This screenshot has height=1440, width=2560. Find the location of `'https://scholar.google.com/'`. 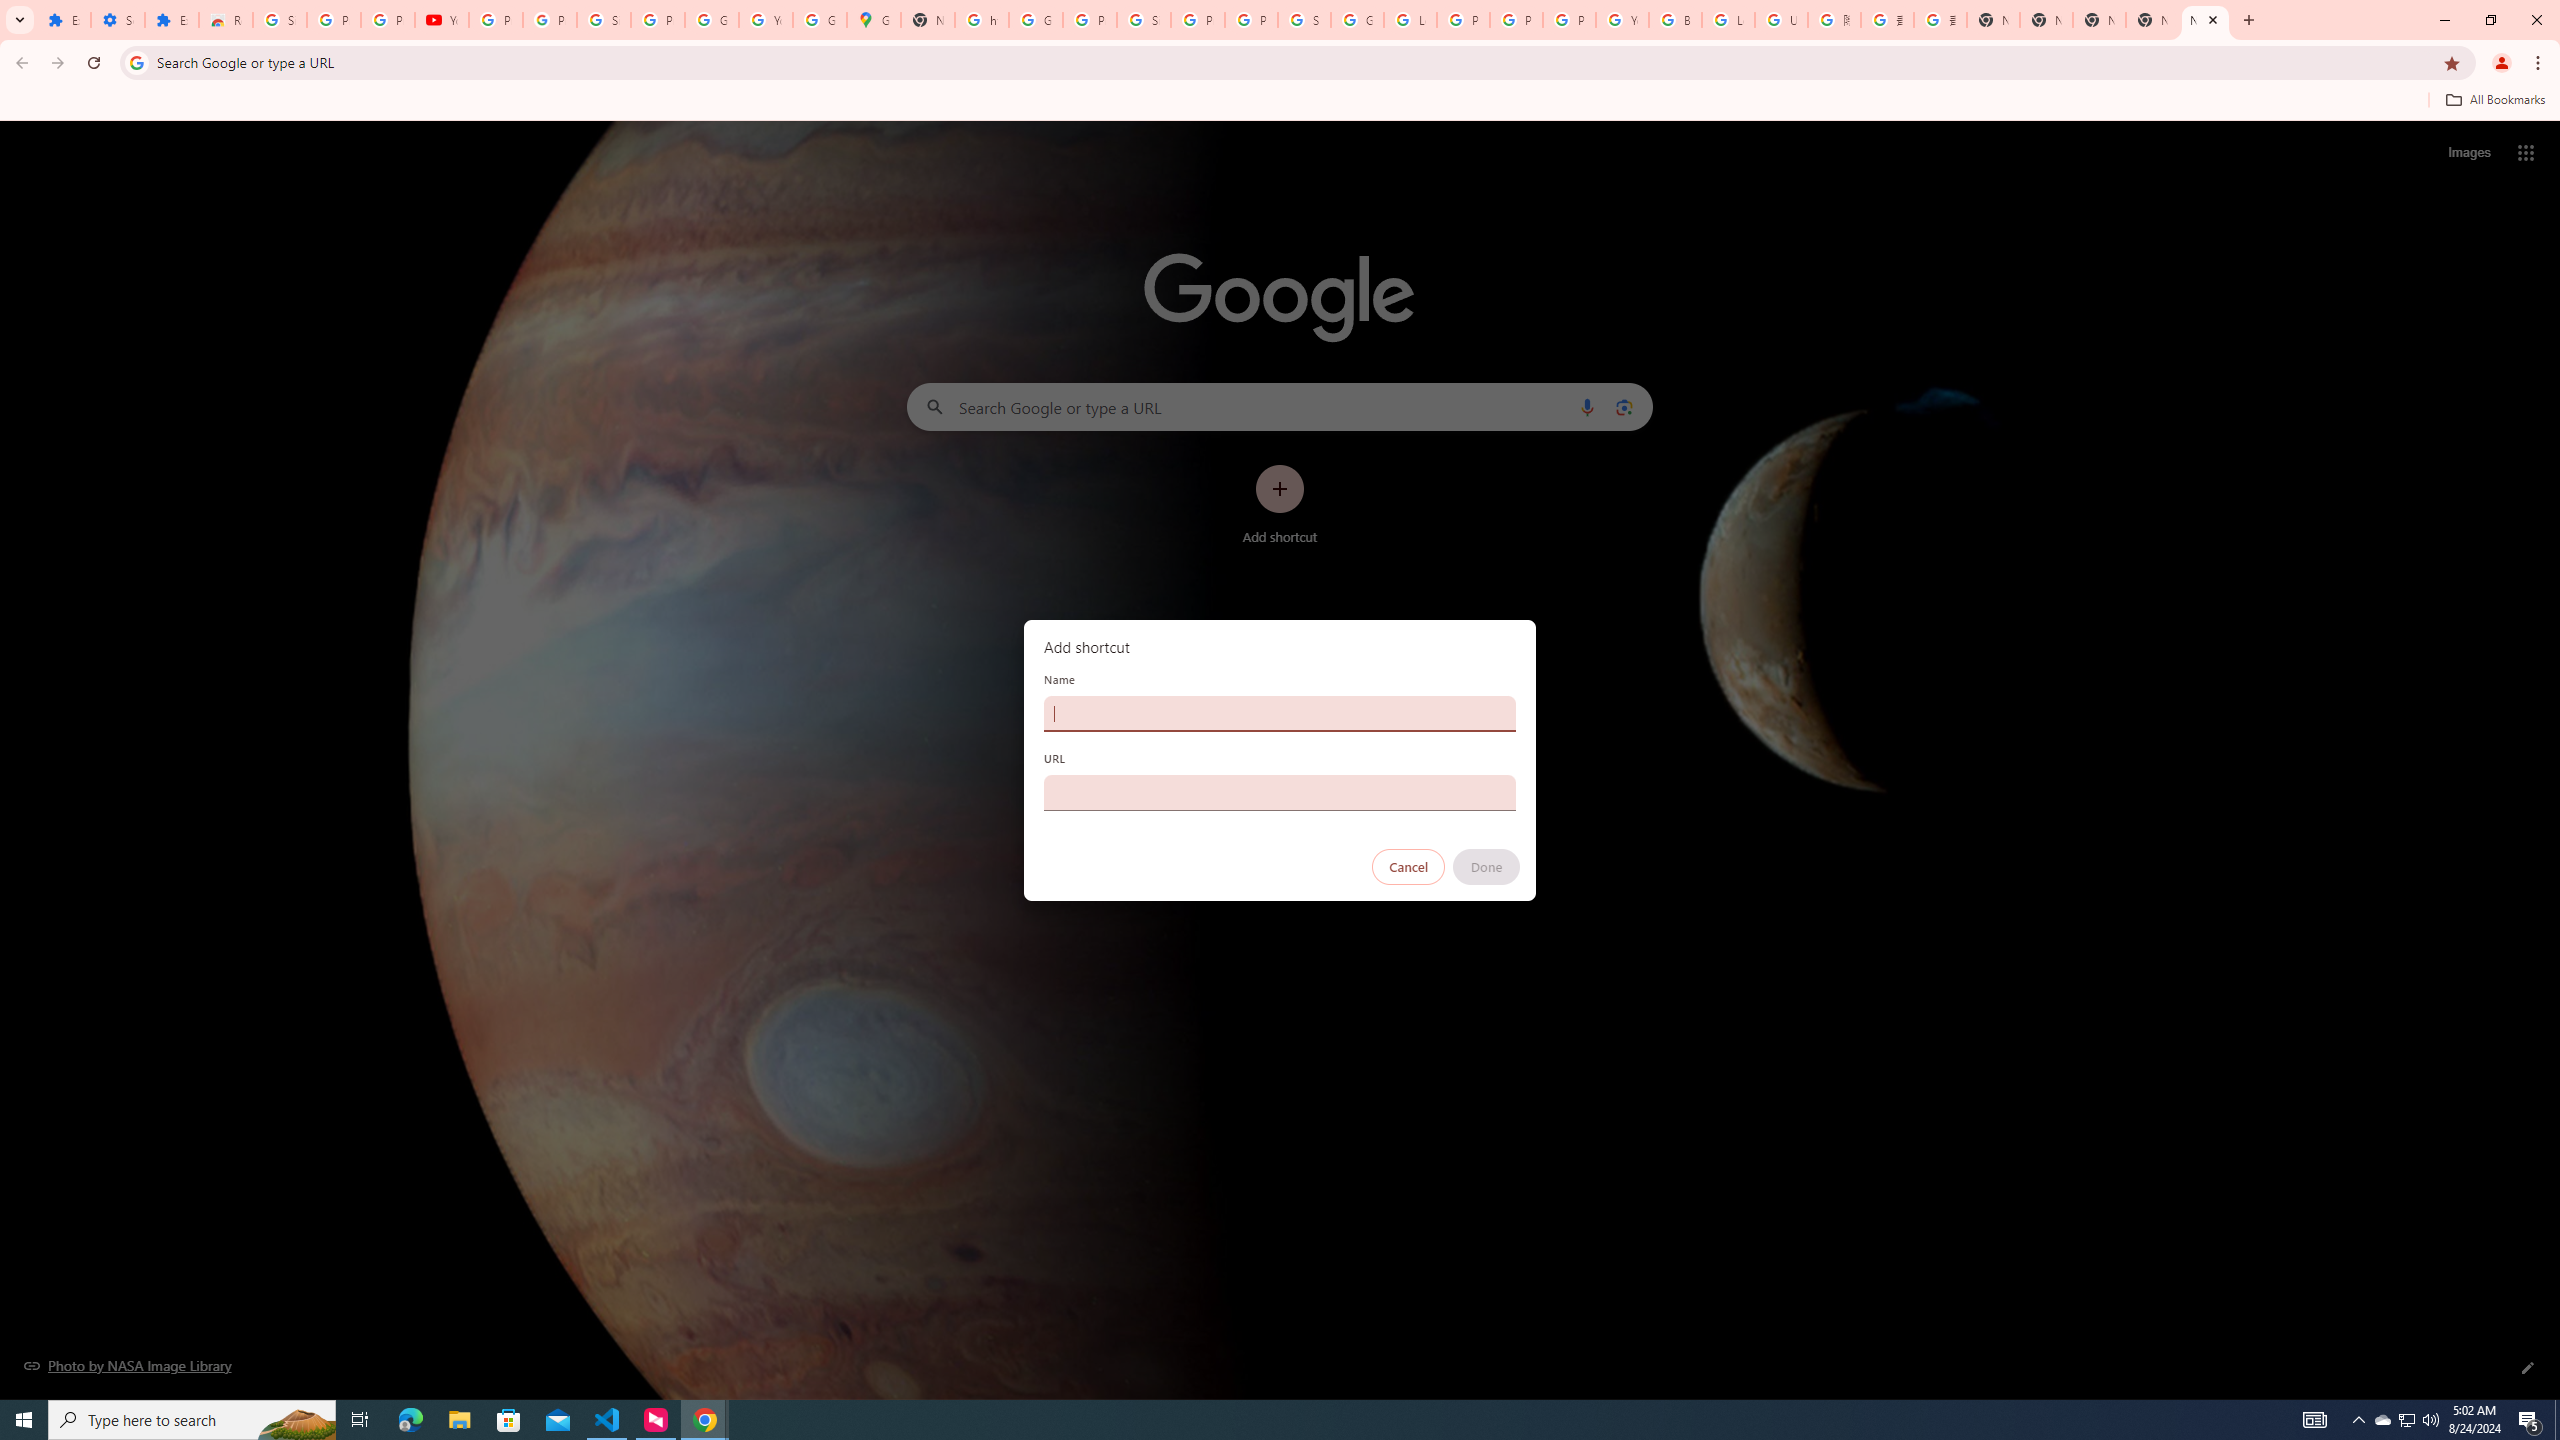

'https://scholar.google.com/' is located at coordinates (982, 19).